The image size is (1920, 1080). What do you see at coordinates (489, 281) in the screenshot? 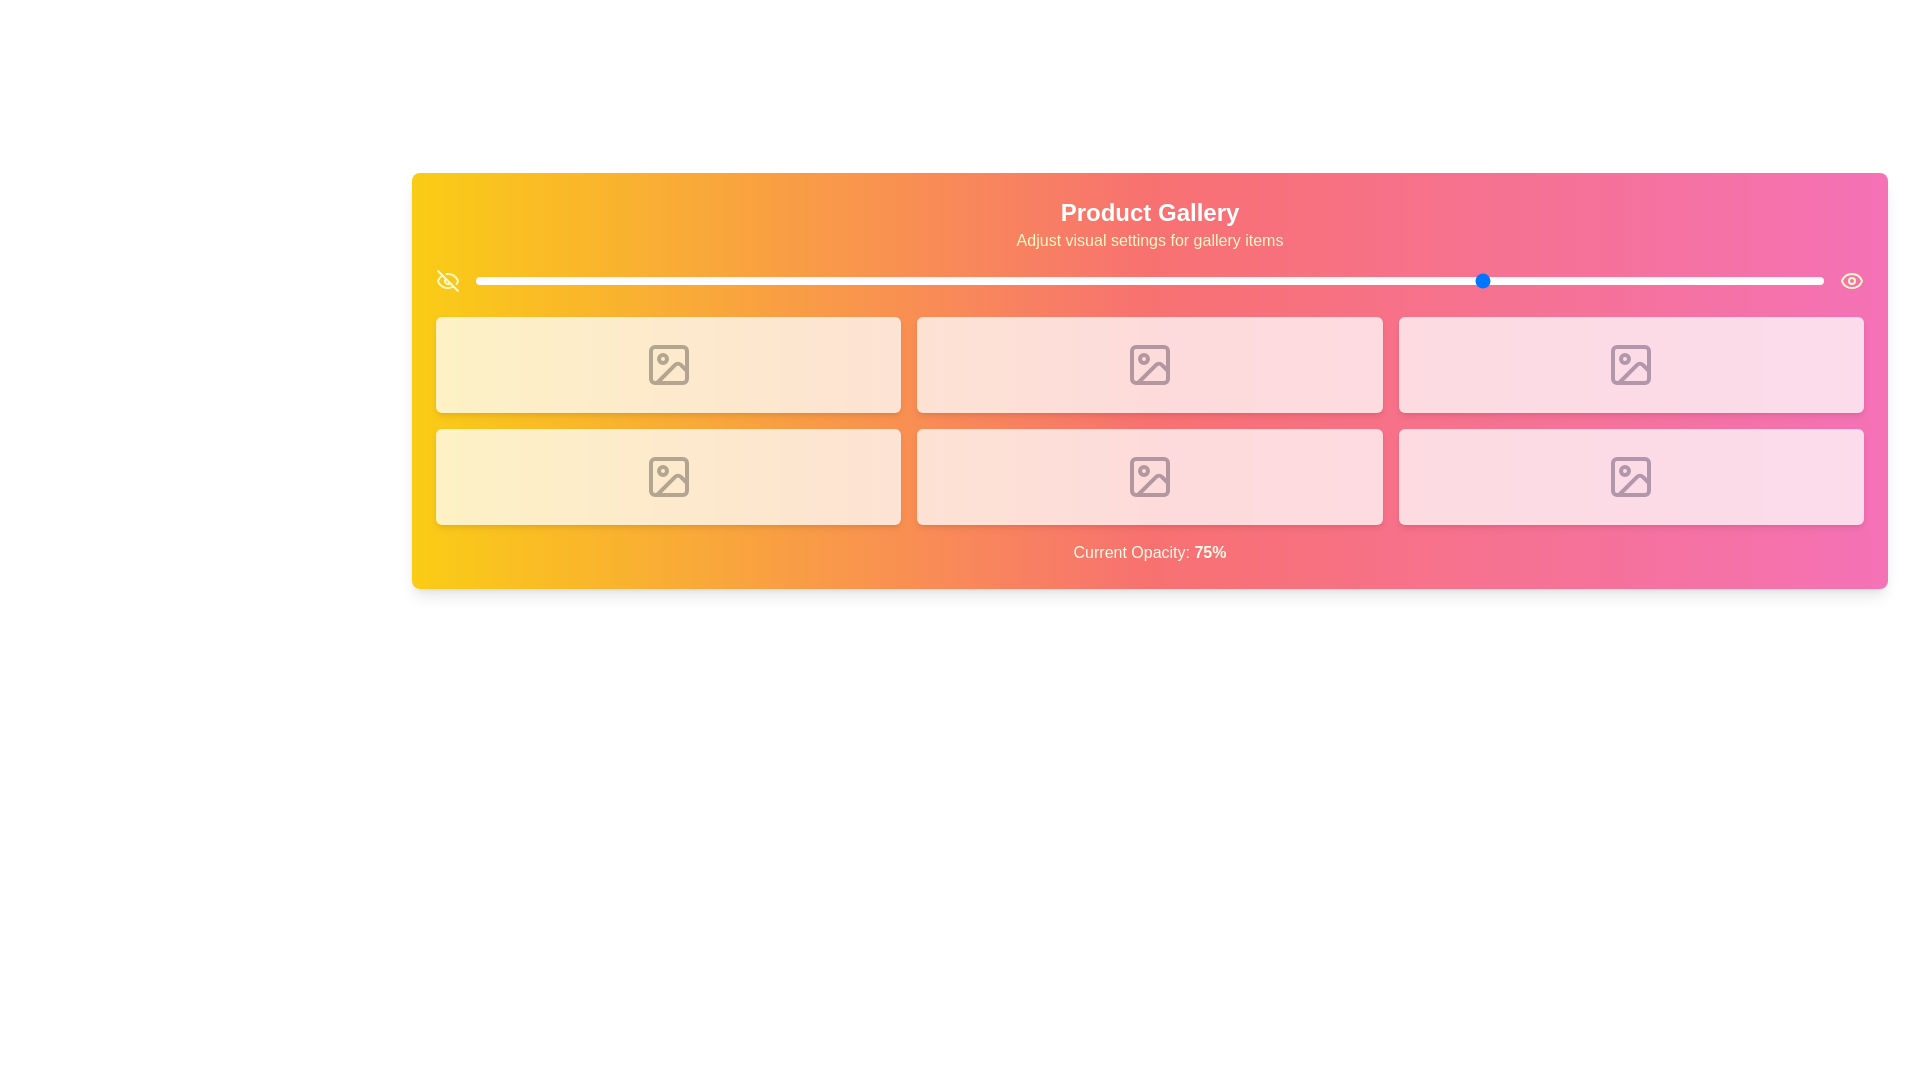
I see `the gallery opacity to 1% using the slider` at bounding box center [489, 281].